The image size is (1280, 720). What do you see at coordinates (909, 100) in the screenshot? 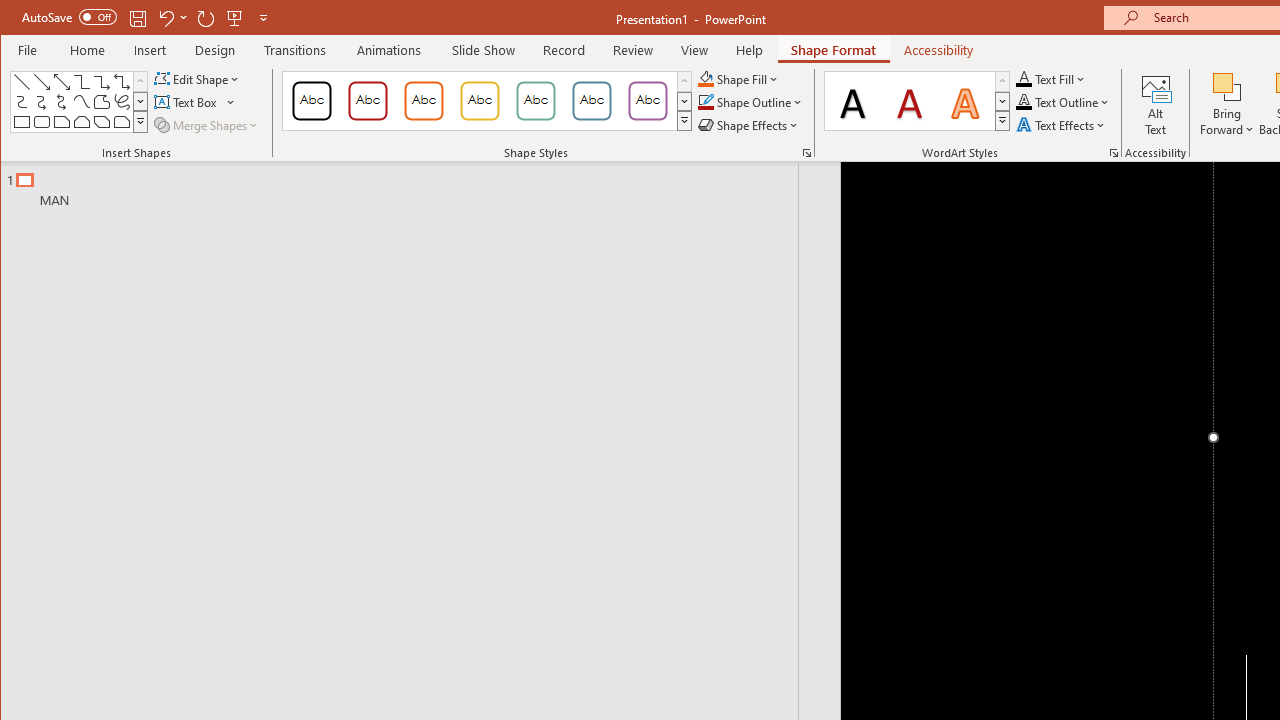
I see `'Fill: Dark Red, Accent color 1; Shadow'` at bounding box center [909, 100].